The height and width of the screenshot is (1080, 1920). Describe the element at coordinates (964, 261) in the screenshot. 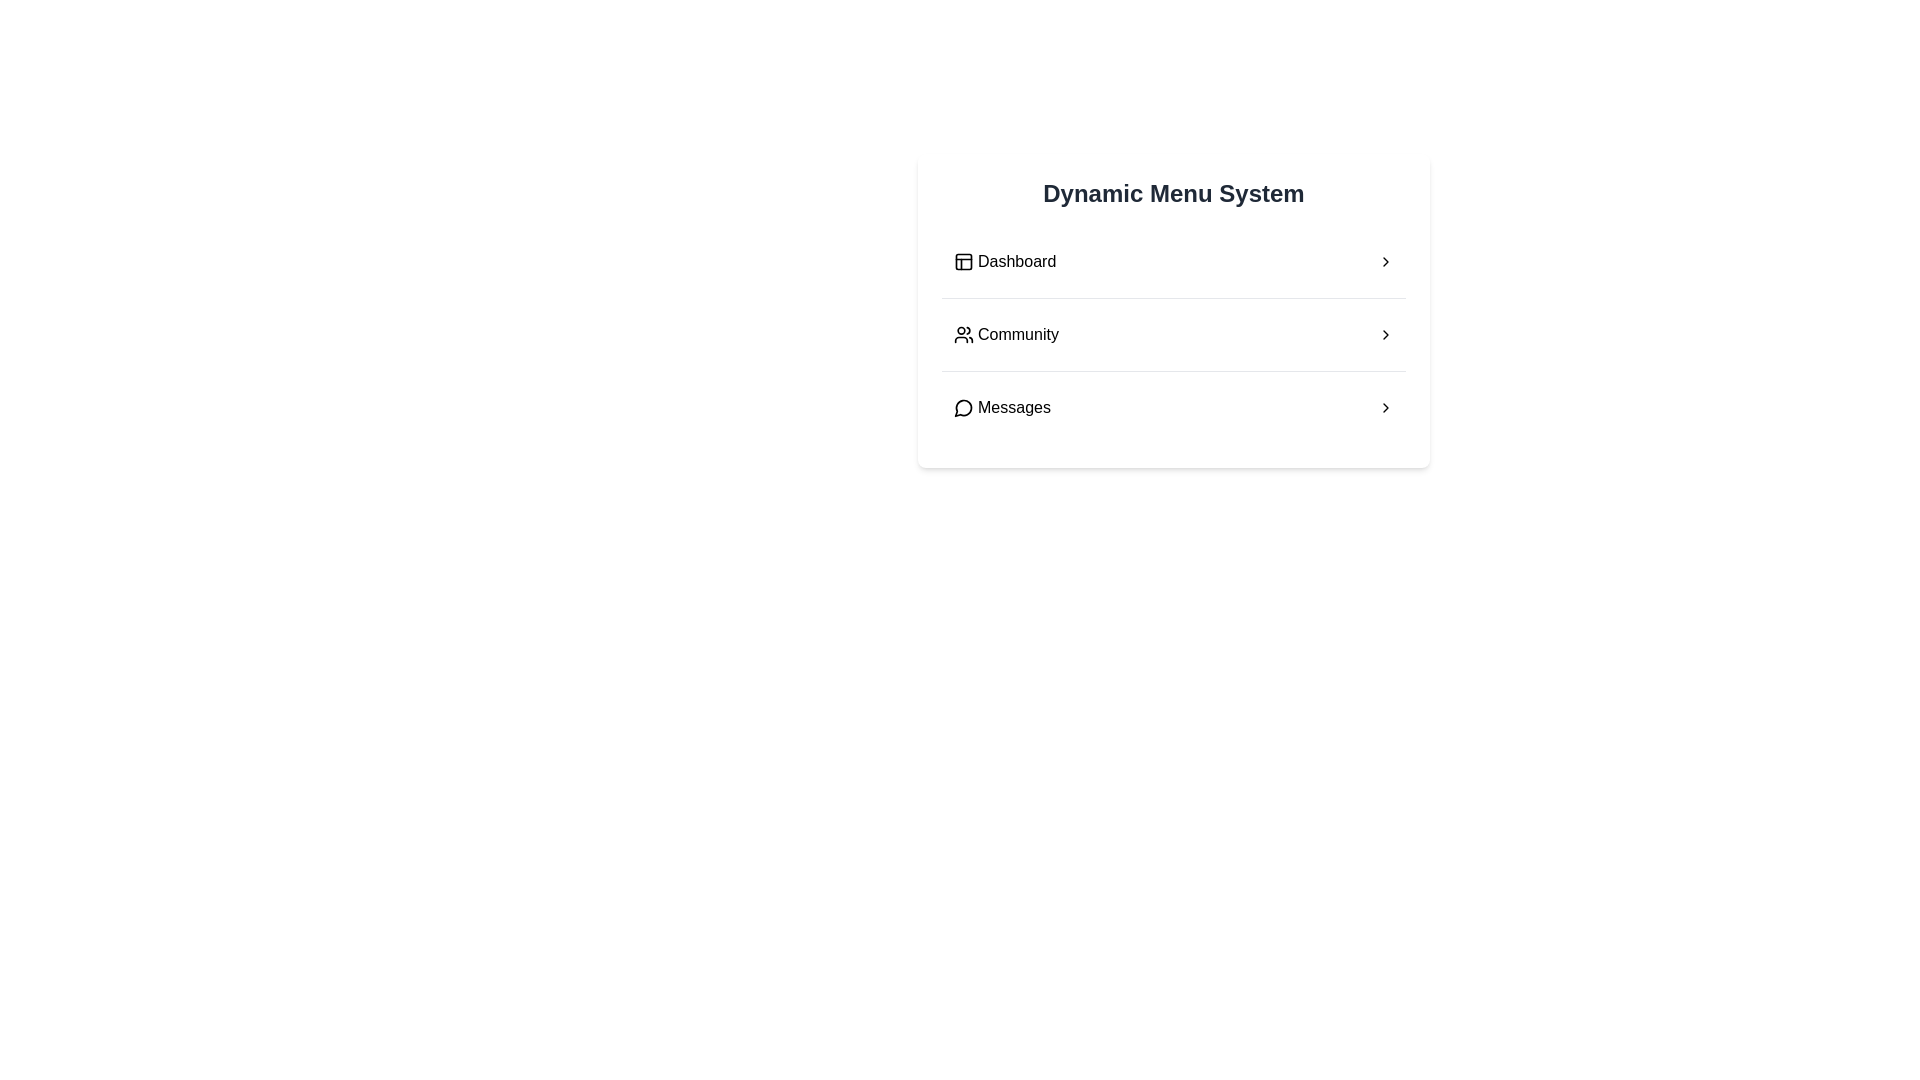

I see `the 'Dashboard' icon located to the left of the text 'Dashboard' in the topmost menu item of the vertical menu system` at that location.